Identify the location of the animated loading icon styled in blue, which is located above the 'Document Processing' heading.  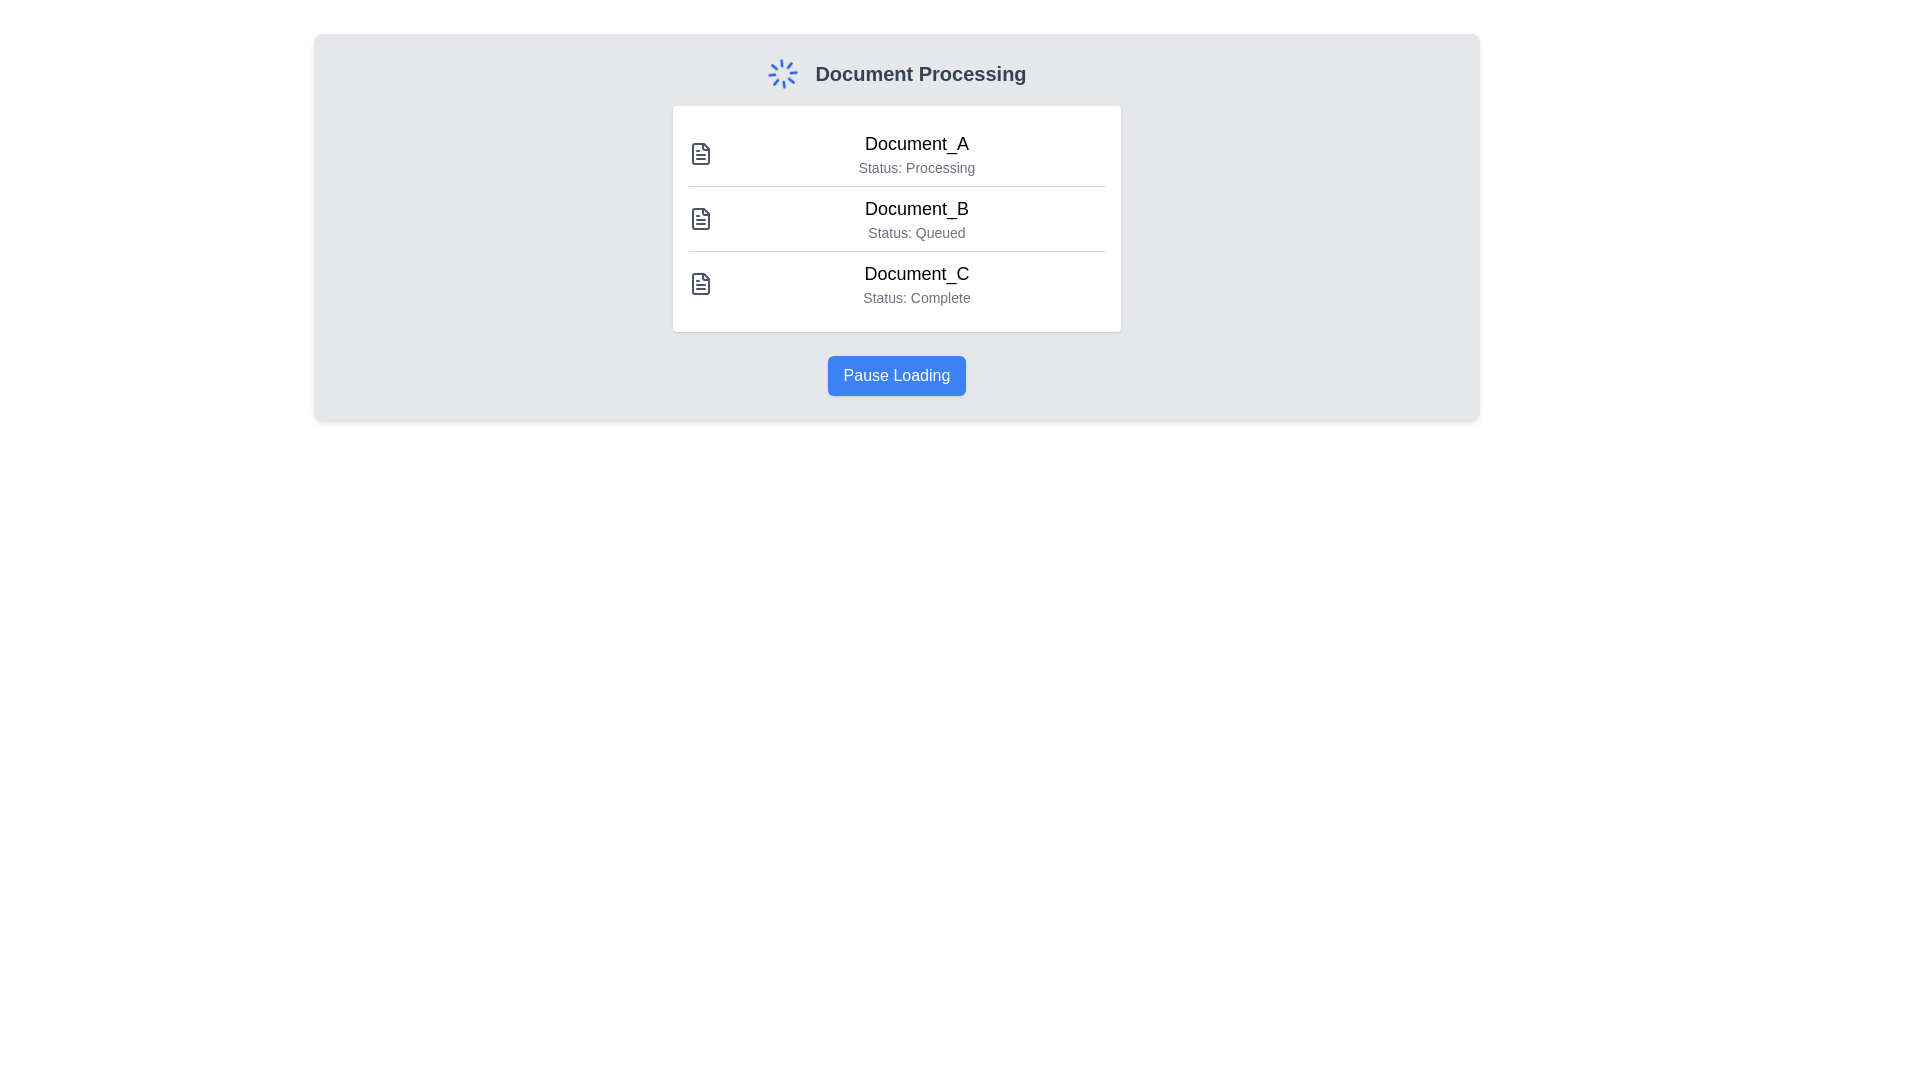
(782, 72).